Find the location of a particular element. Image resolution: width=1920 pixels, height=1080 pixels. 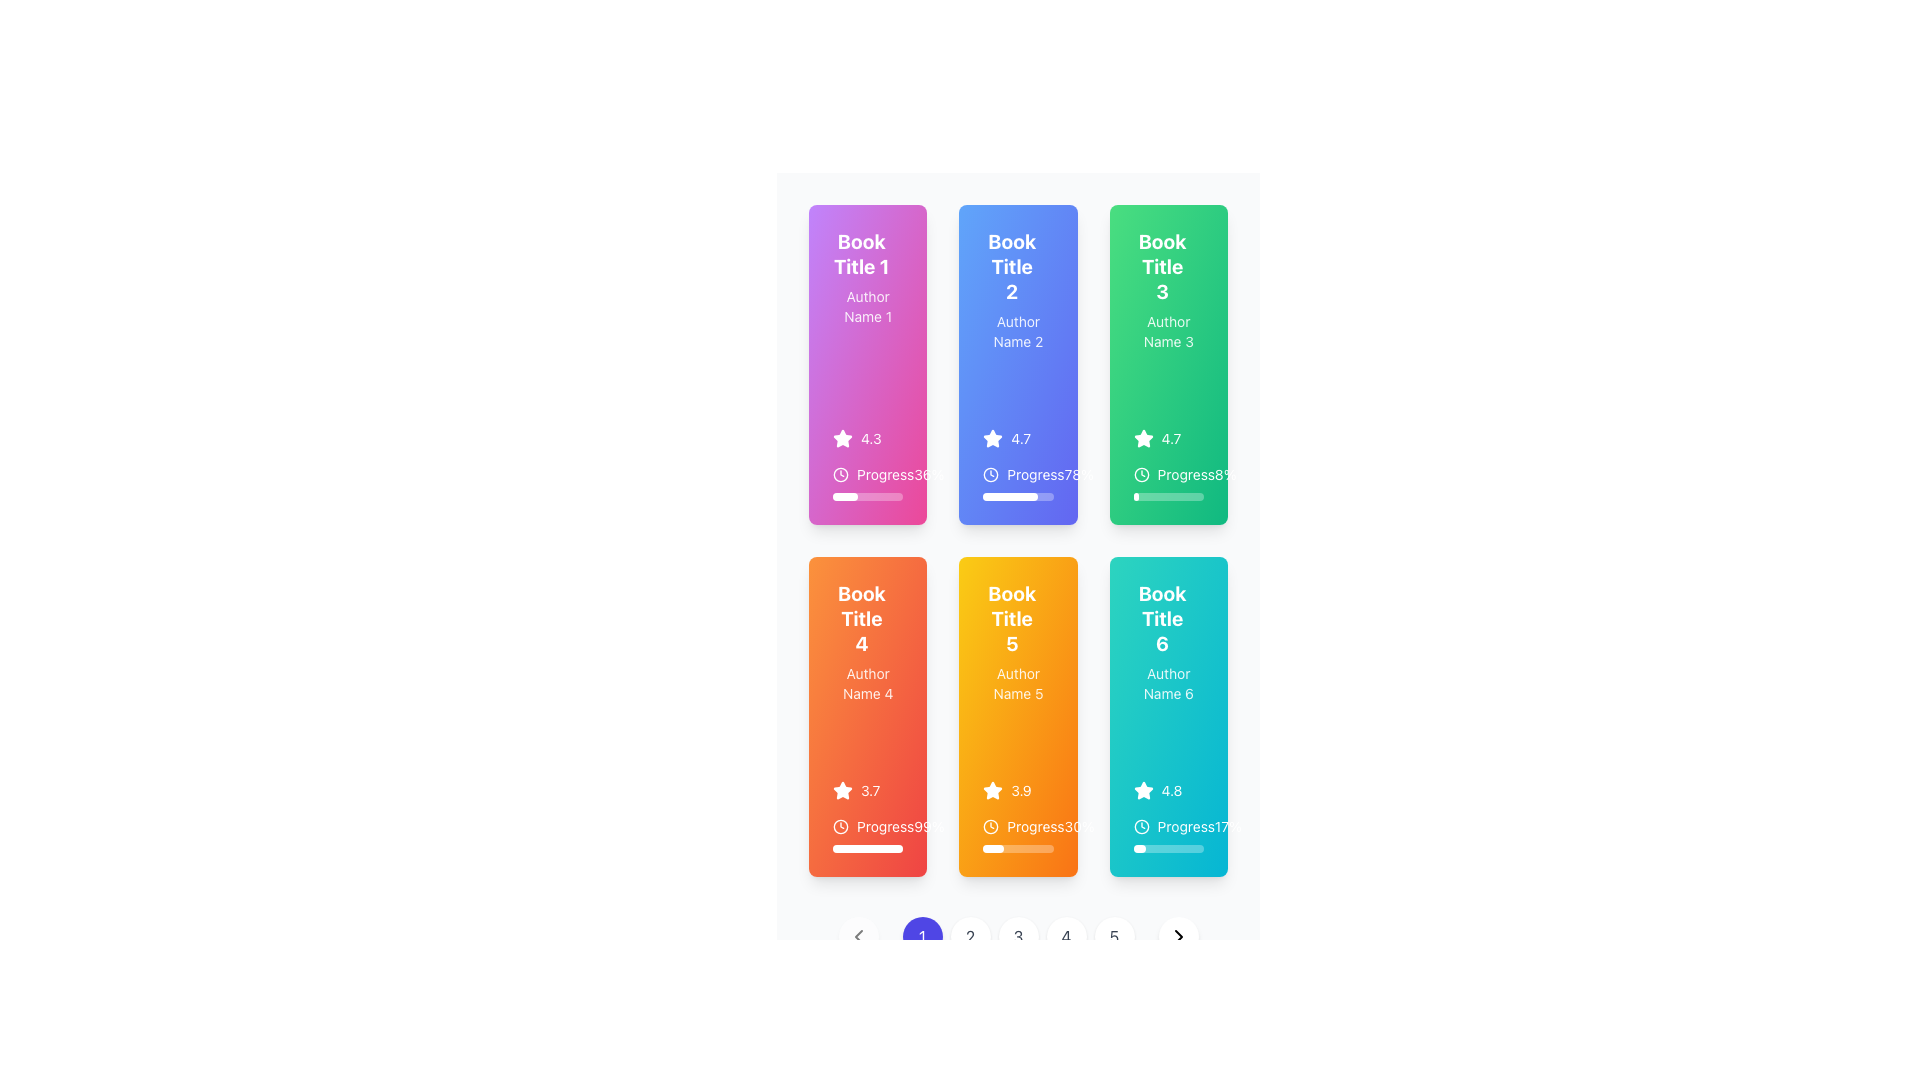

user rating and progress information displayed in the Information display component located within the card for 'Book Title 5', positioned in the second row and second column of the grid layout is located at coordinates (1018, 817).